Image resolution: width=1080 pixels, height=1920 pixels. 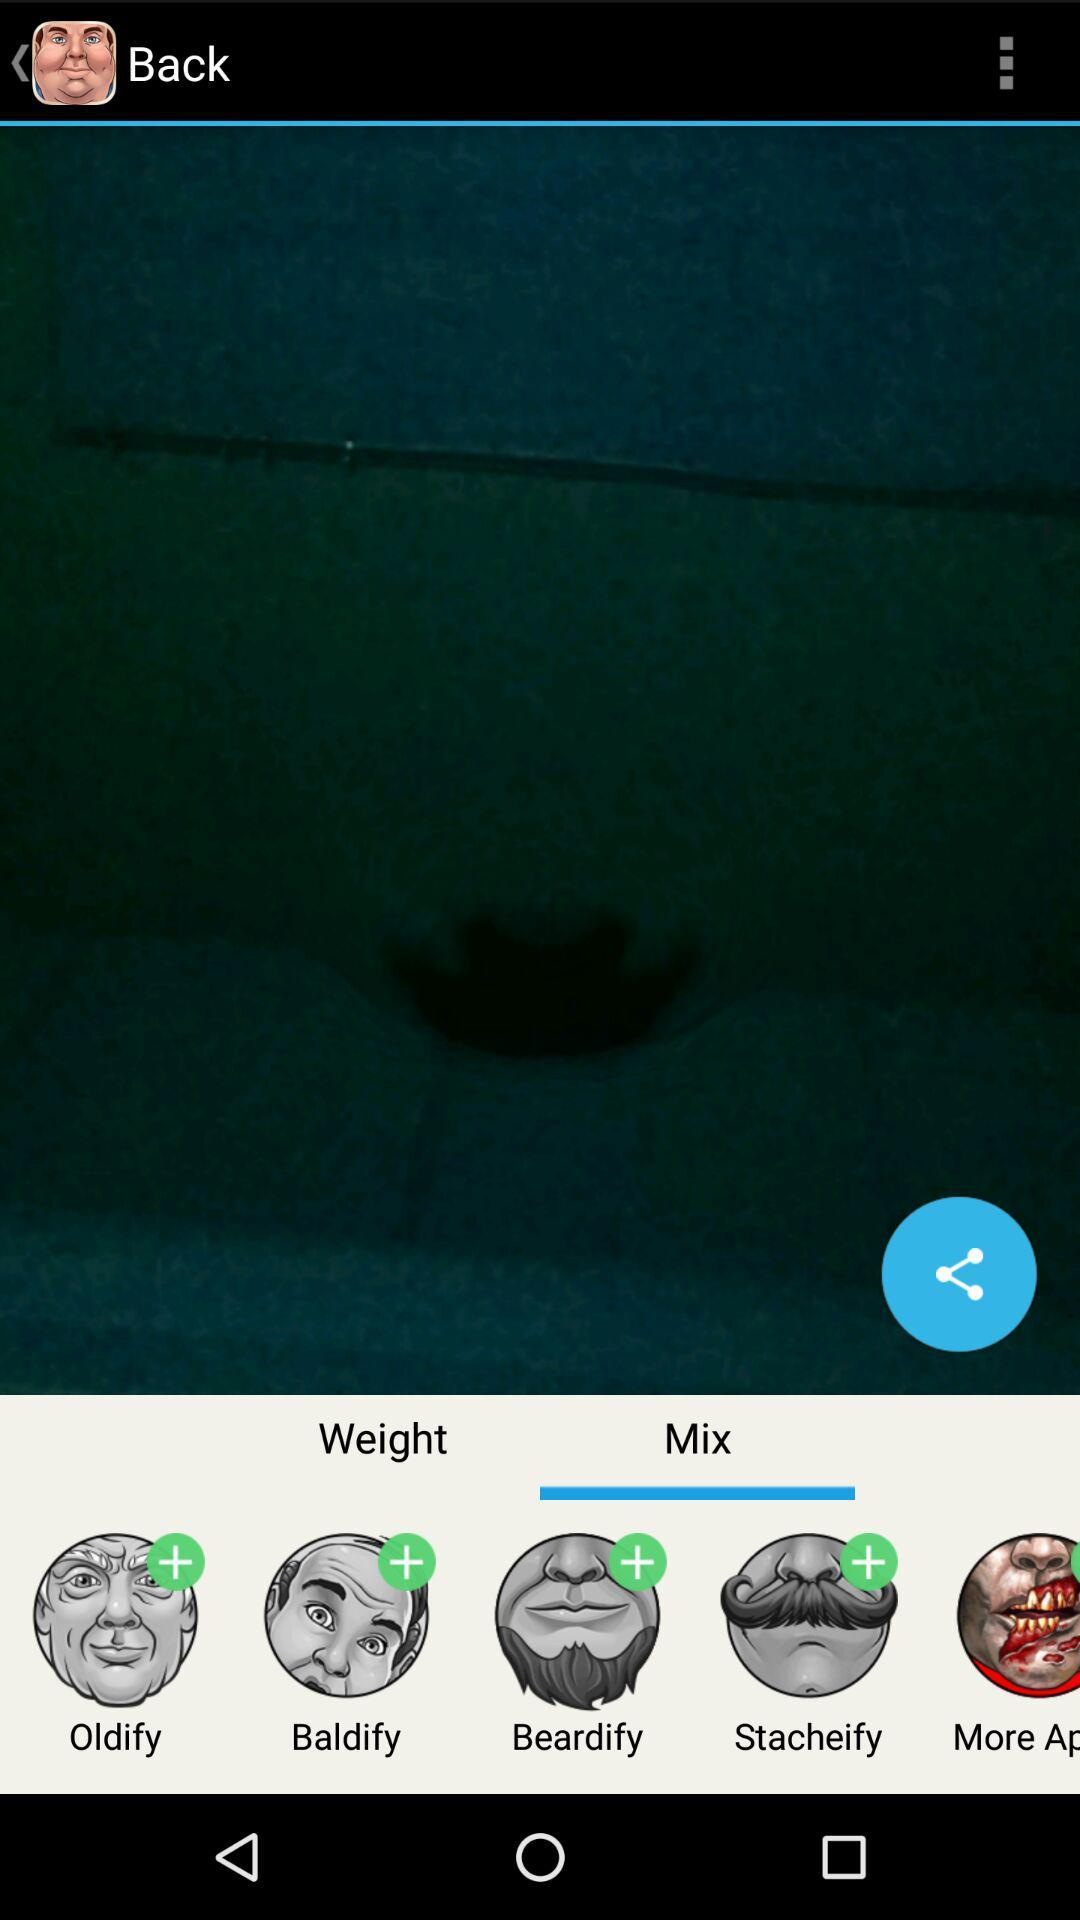 What do you see at coordinates (958, 1362) in the screenshot?
I see `the share icon` at bounding box center [958, 1362].